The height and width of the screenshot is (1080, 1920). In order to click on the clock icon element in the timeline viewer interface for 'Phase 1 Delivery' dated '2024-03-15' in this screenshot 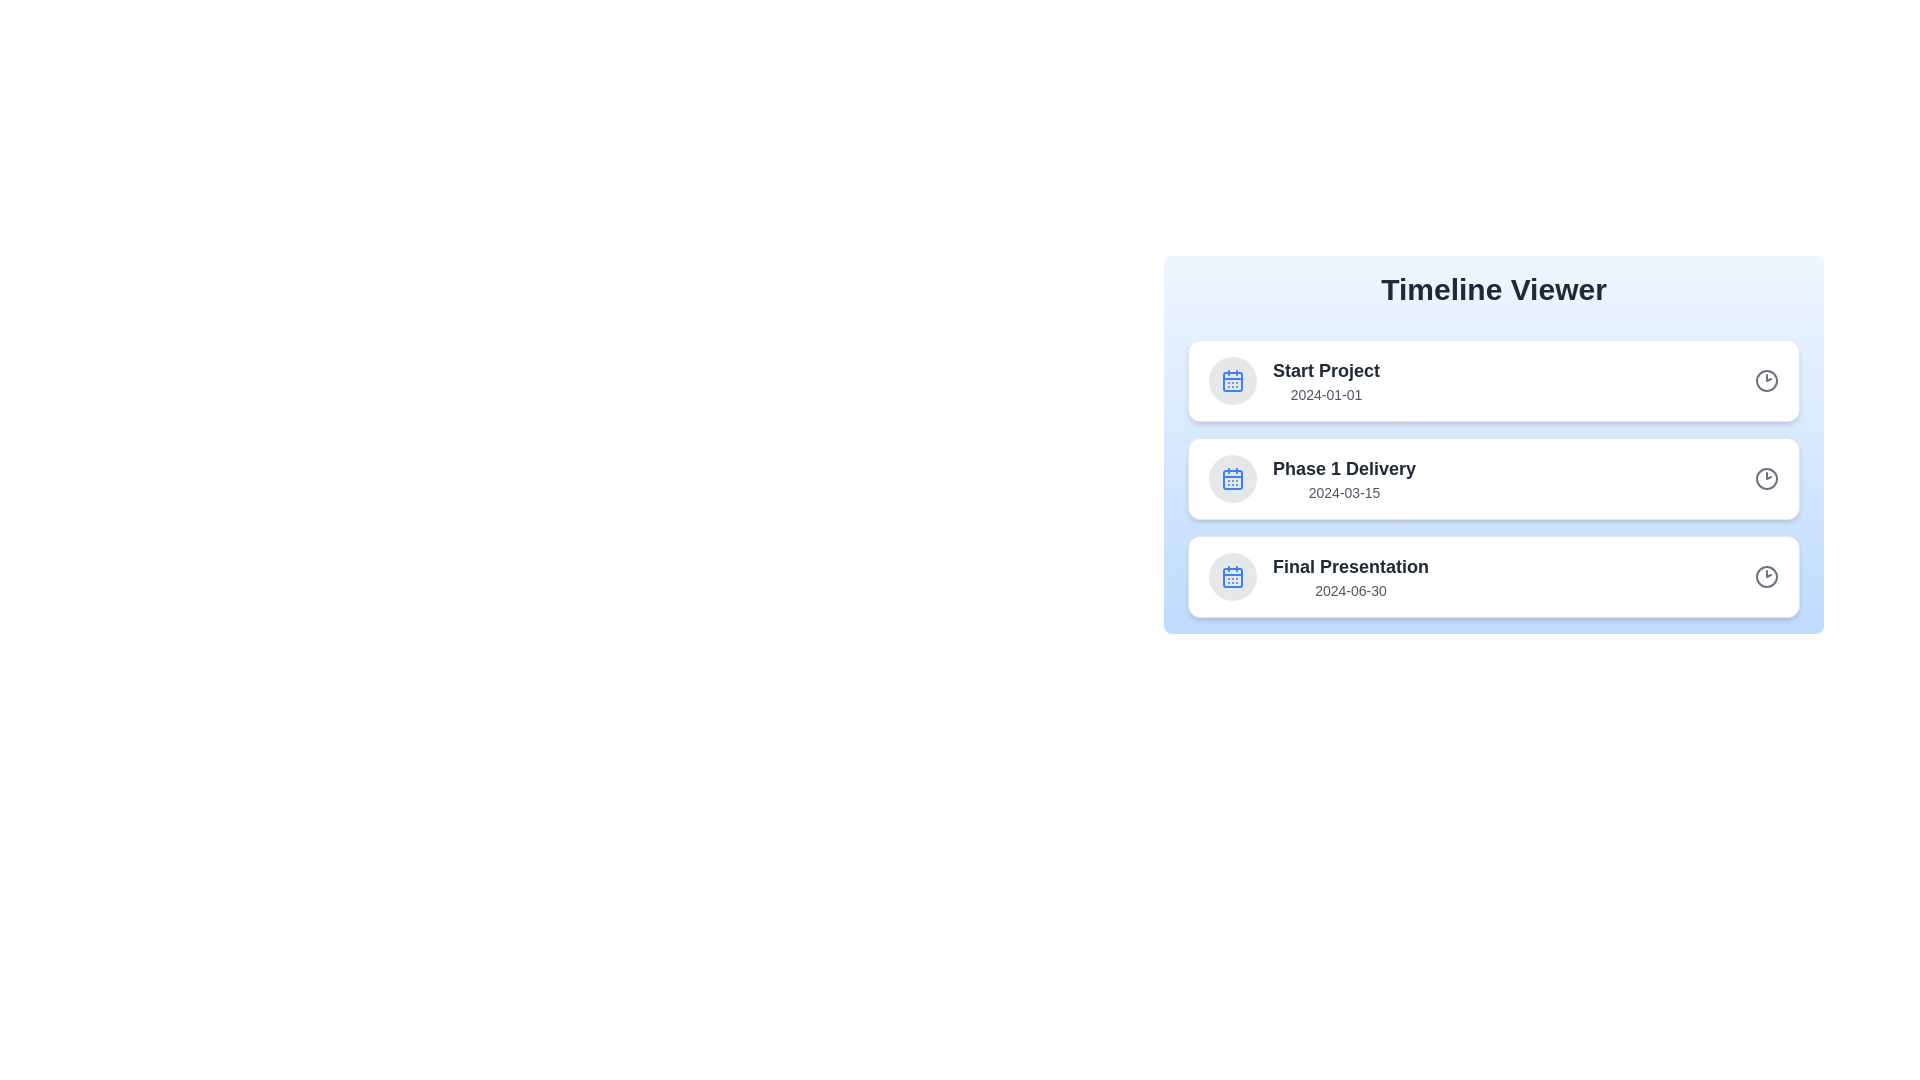, I will do `click(1766, 478)`.